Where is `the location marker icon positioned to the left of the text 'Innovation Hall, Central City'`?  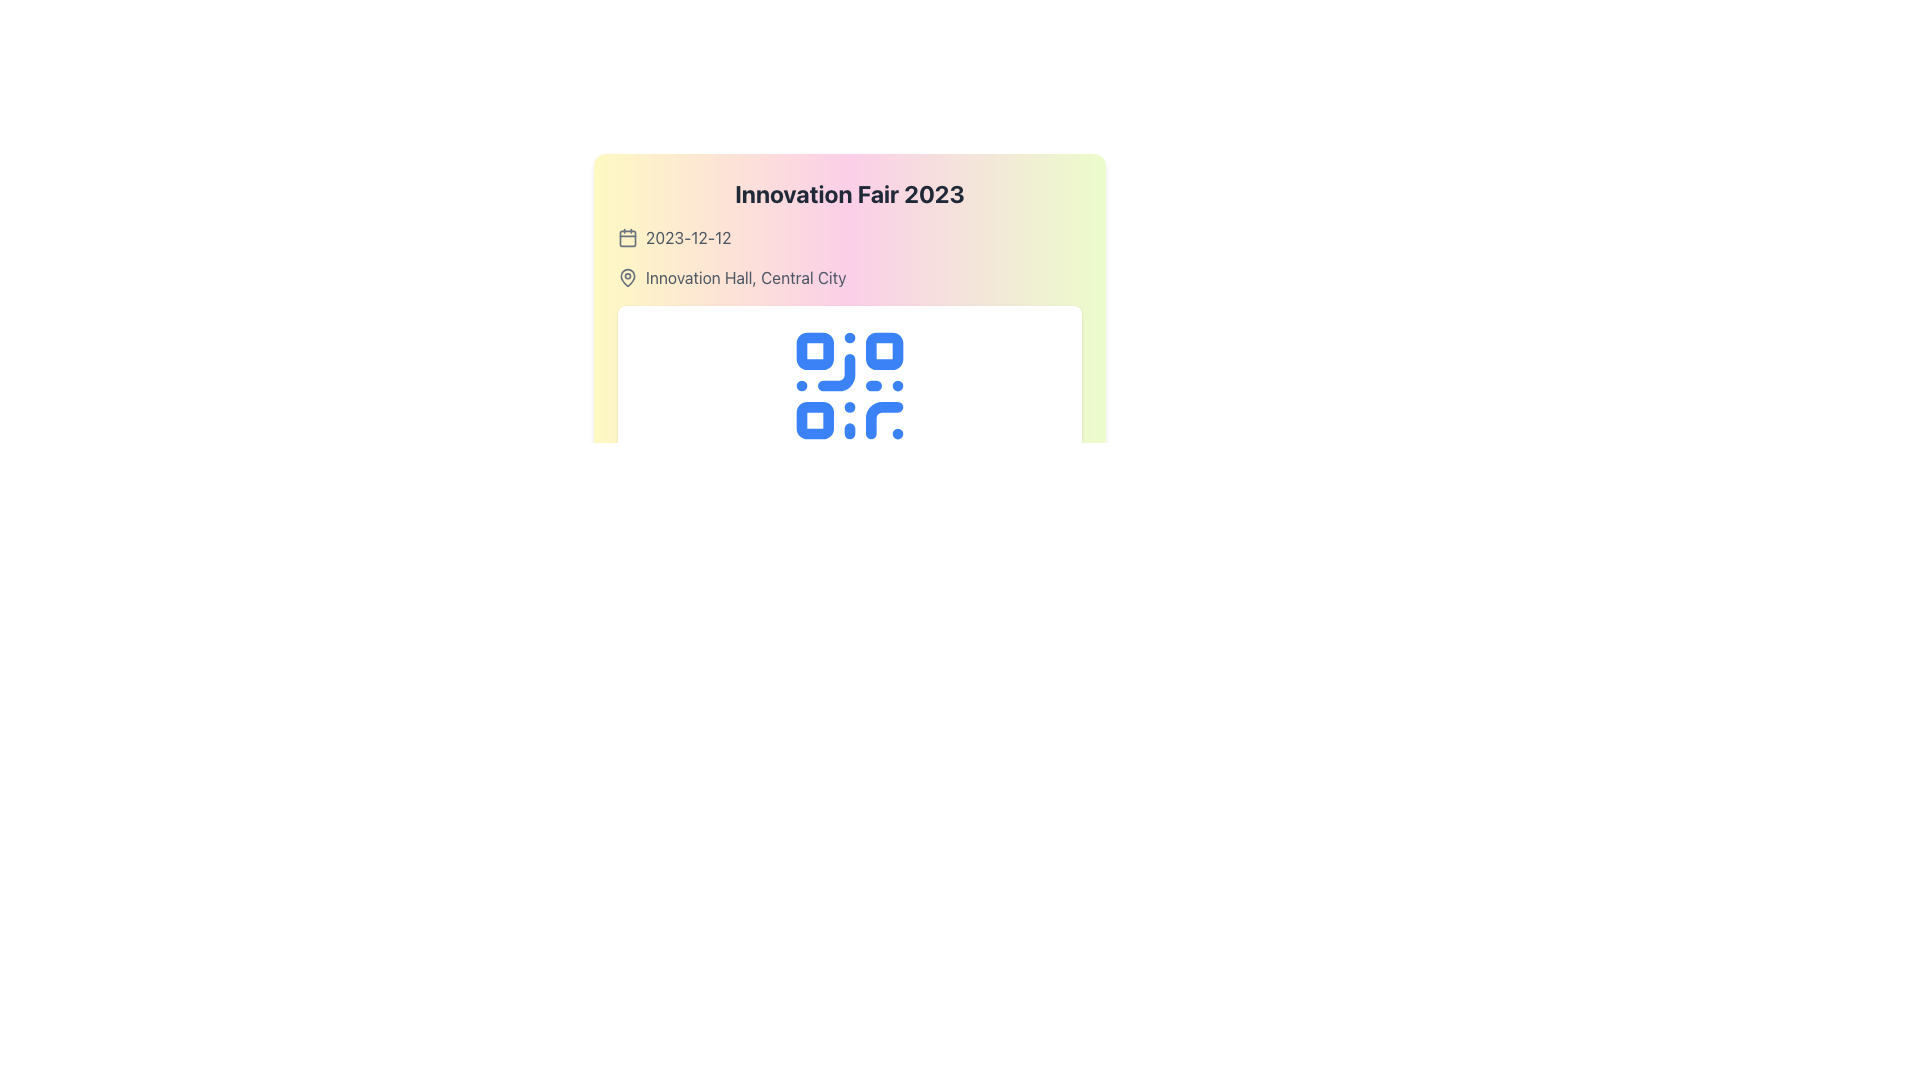
the location marker icon positioned to the left of the text 'Innovation Hall, Central City' is located at coordinates (627, 277).